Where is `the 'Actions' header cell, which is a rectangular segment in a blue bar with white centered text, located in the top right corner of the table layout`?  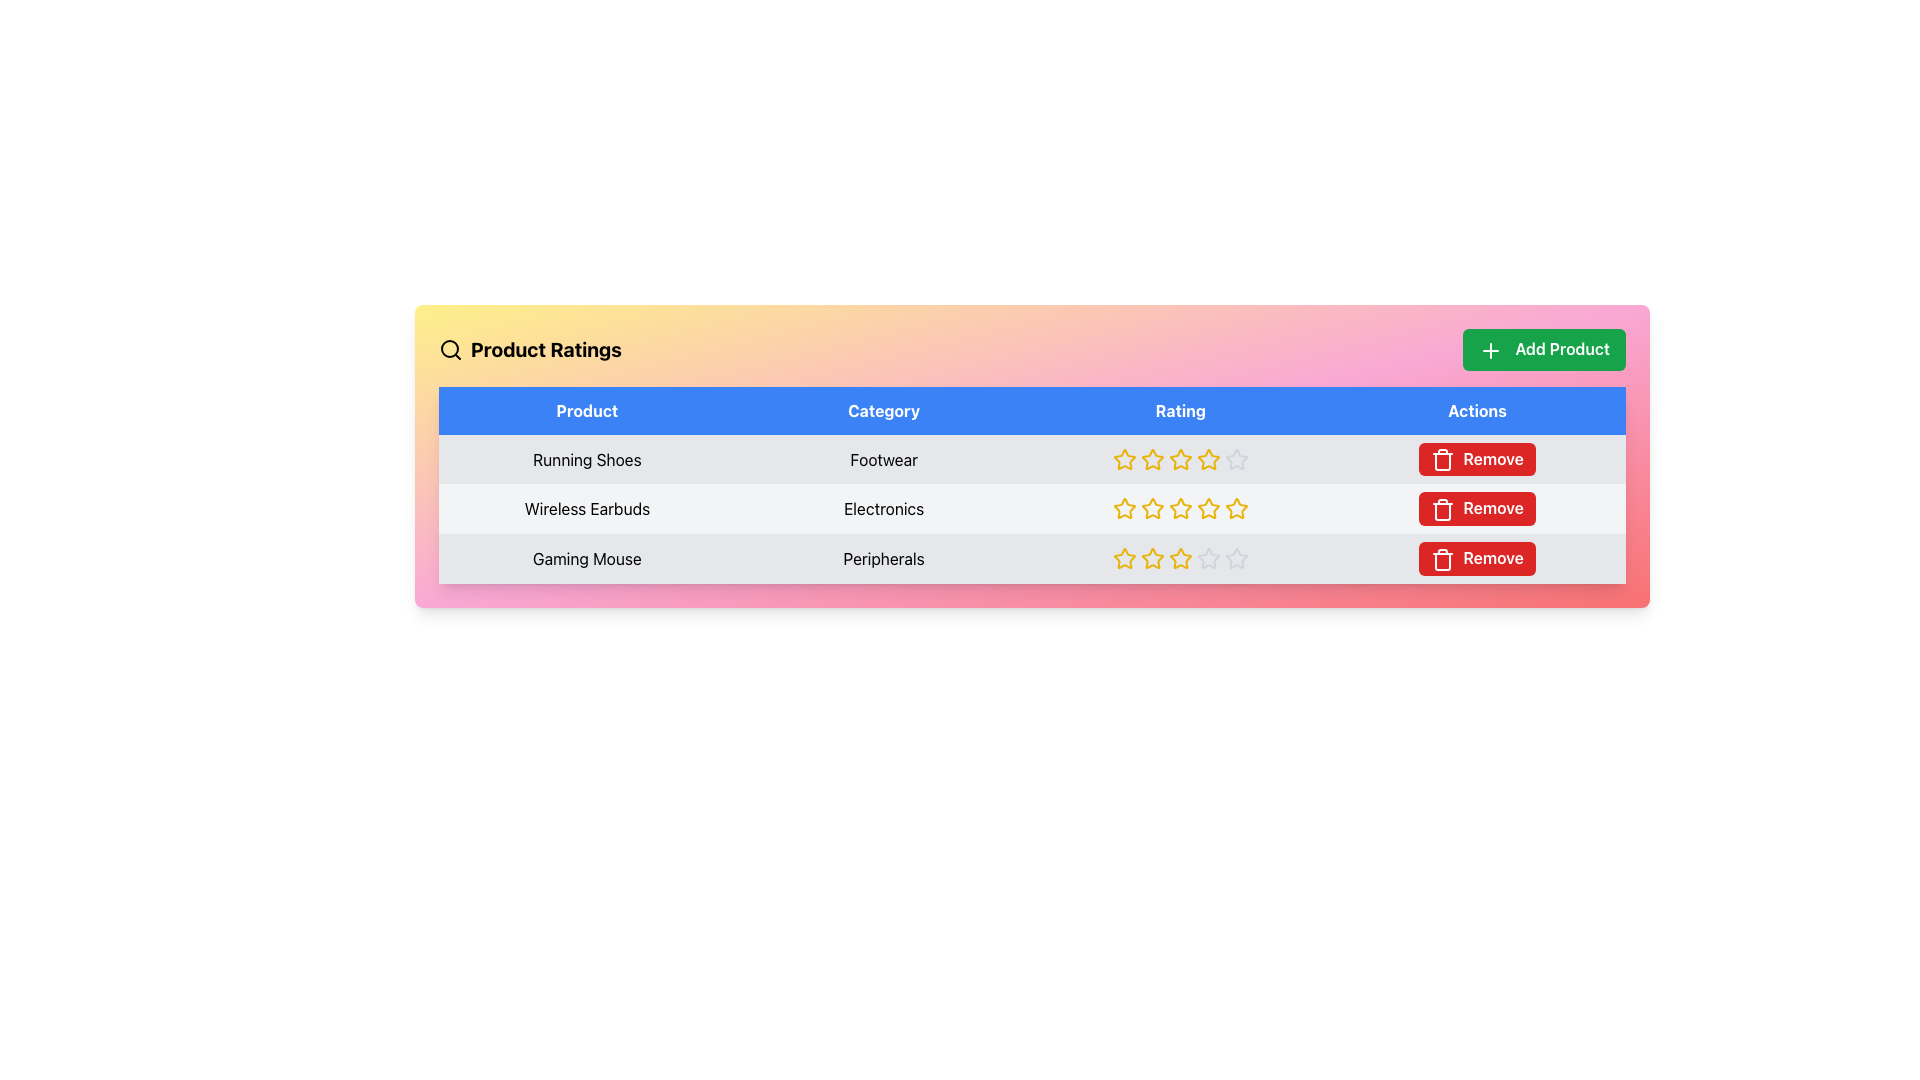 the 'Actions' header cell, which is a rectangular segment in a blue bar with white centered text, located in the top right corner of the table layout is located at coordinates (1477, 409).